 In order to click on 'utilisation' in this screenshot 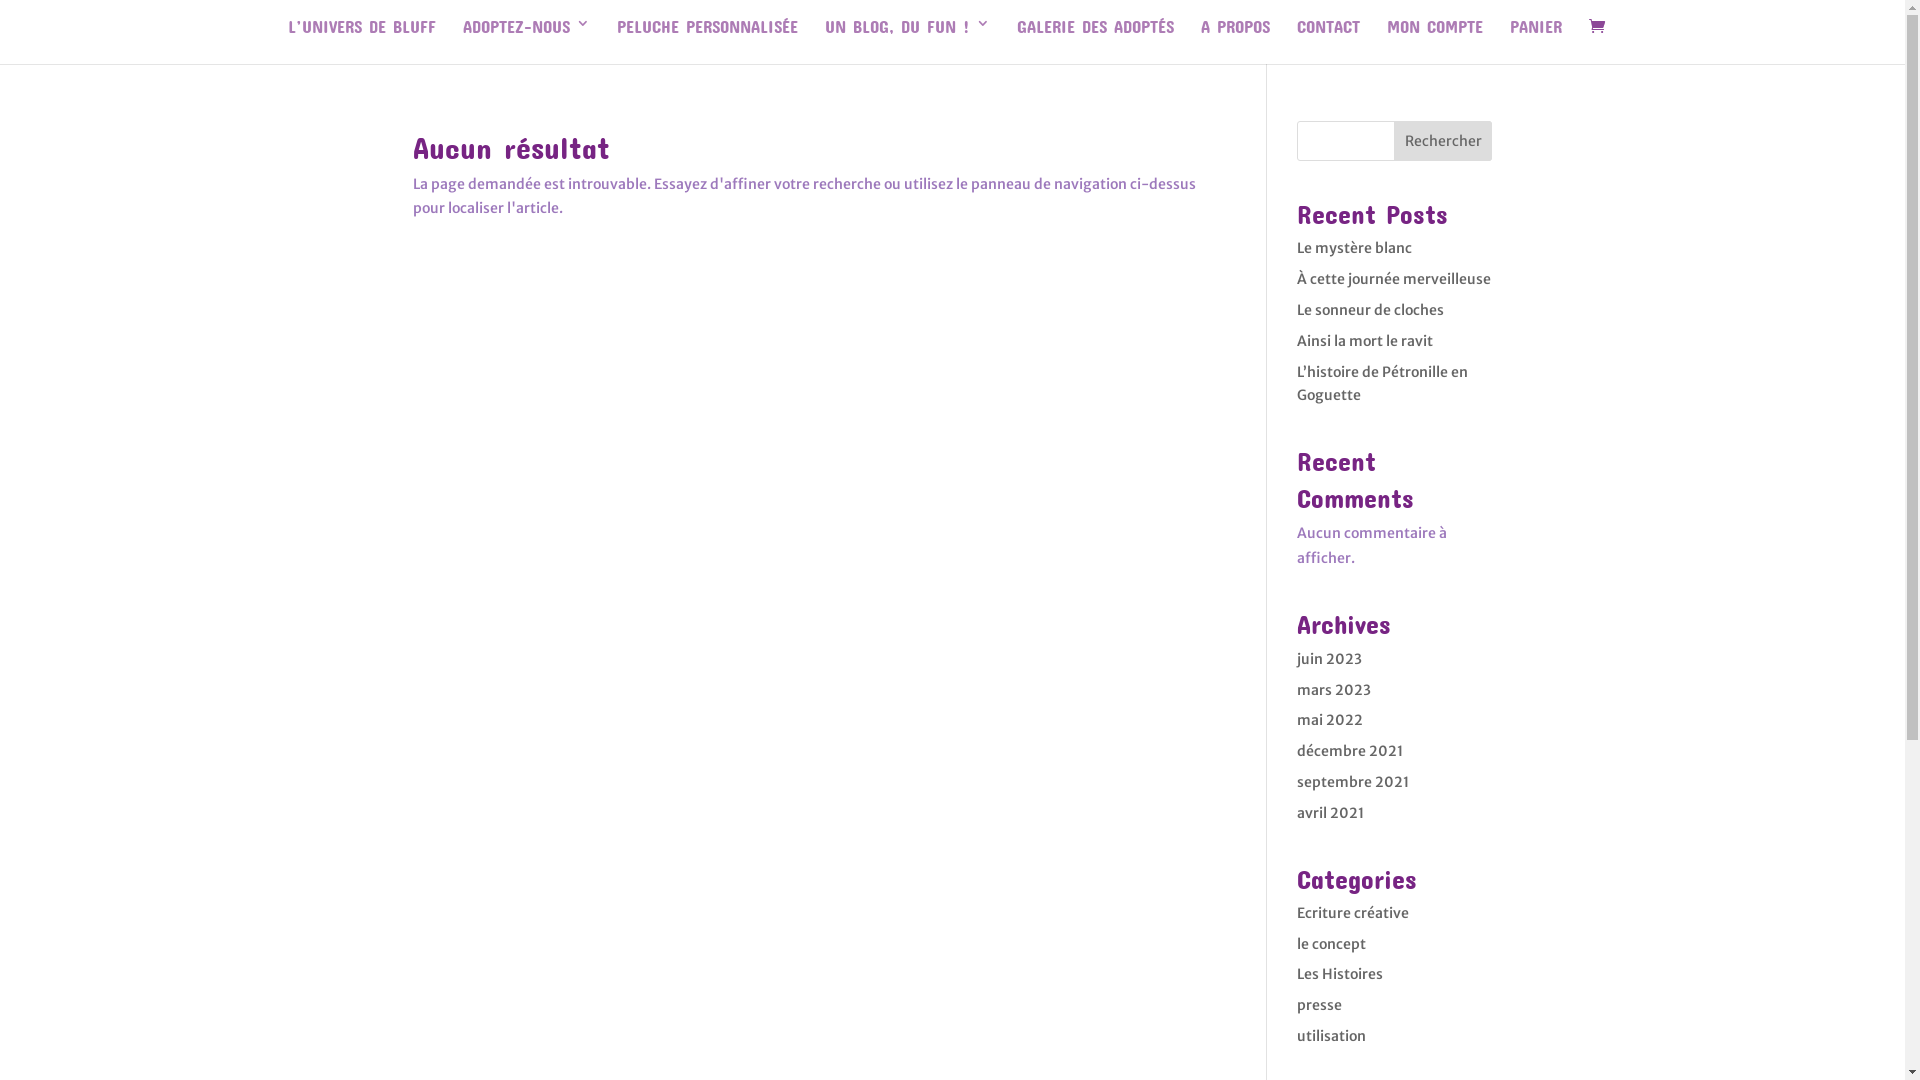, I will do `click(1331, 1035)`.